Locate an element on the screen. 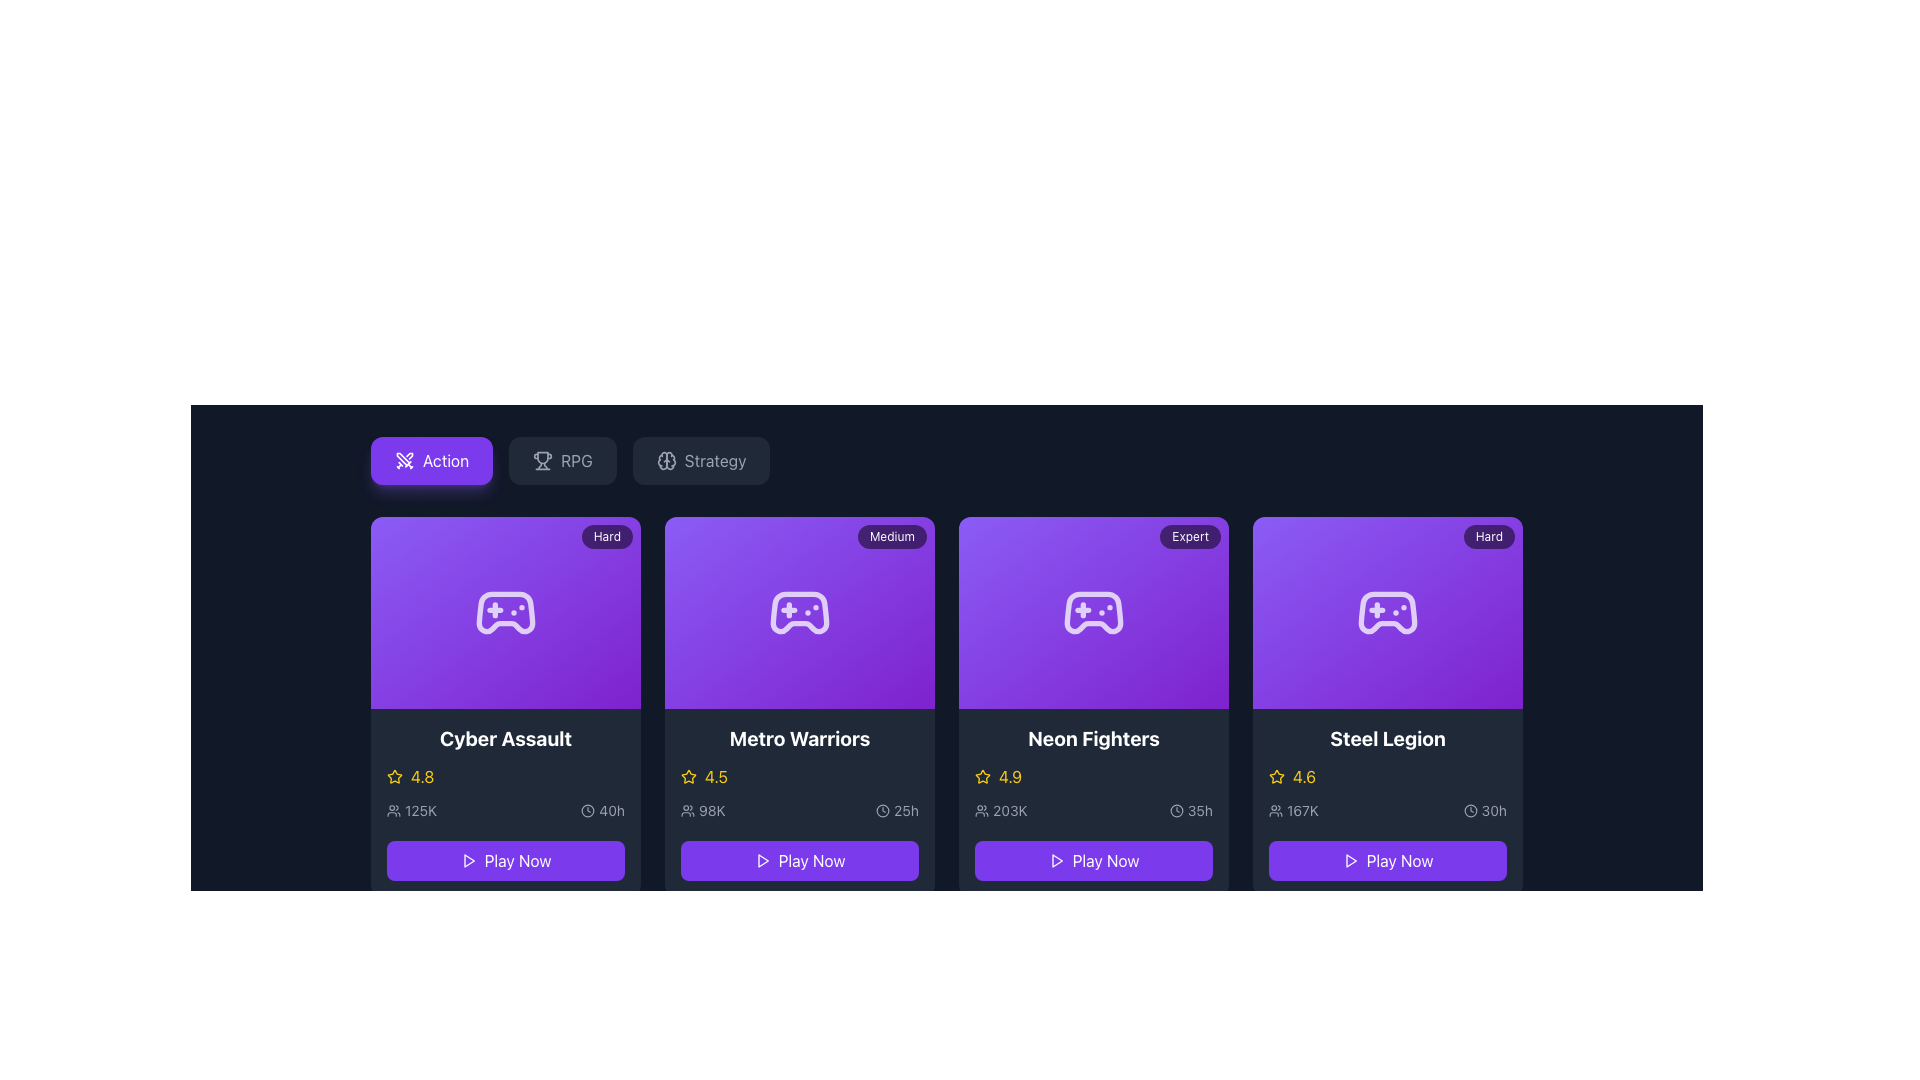 This screenshot has width=1920, height=1080. the gamepad icon located at the center of the 'Neon Fighters' card, which is the third card in a row of four, characterized by its controller-like shape and white color on a purple gradient background is located at coordinates (1093, 612).